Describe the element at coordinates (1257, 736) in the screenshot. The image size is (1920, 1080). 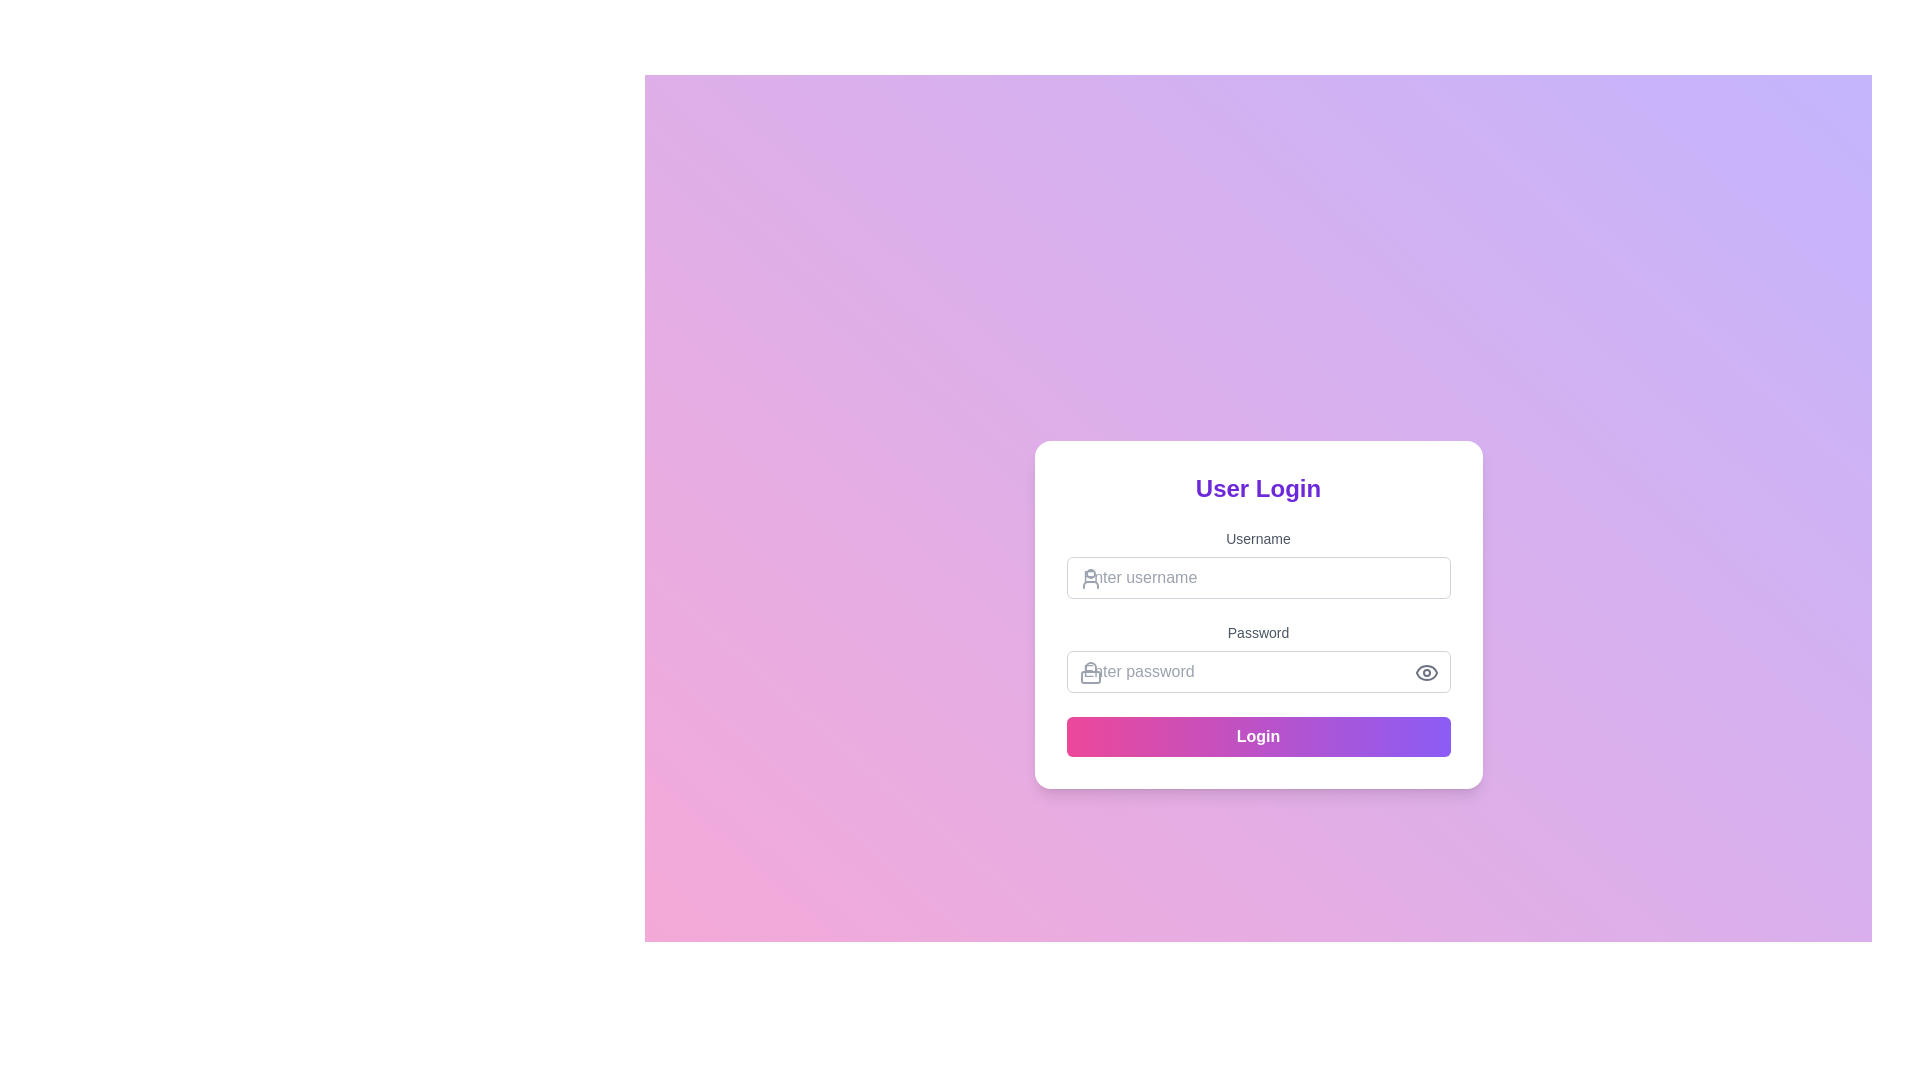
I see `the submit button located below the 'Username' and 'Password' fields in the 'User Login' form` at that location.